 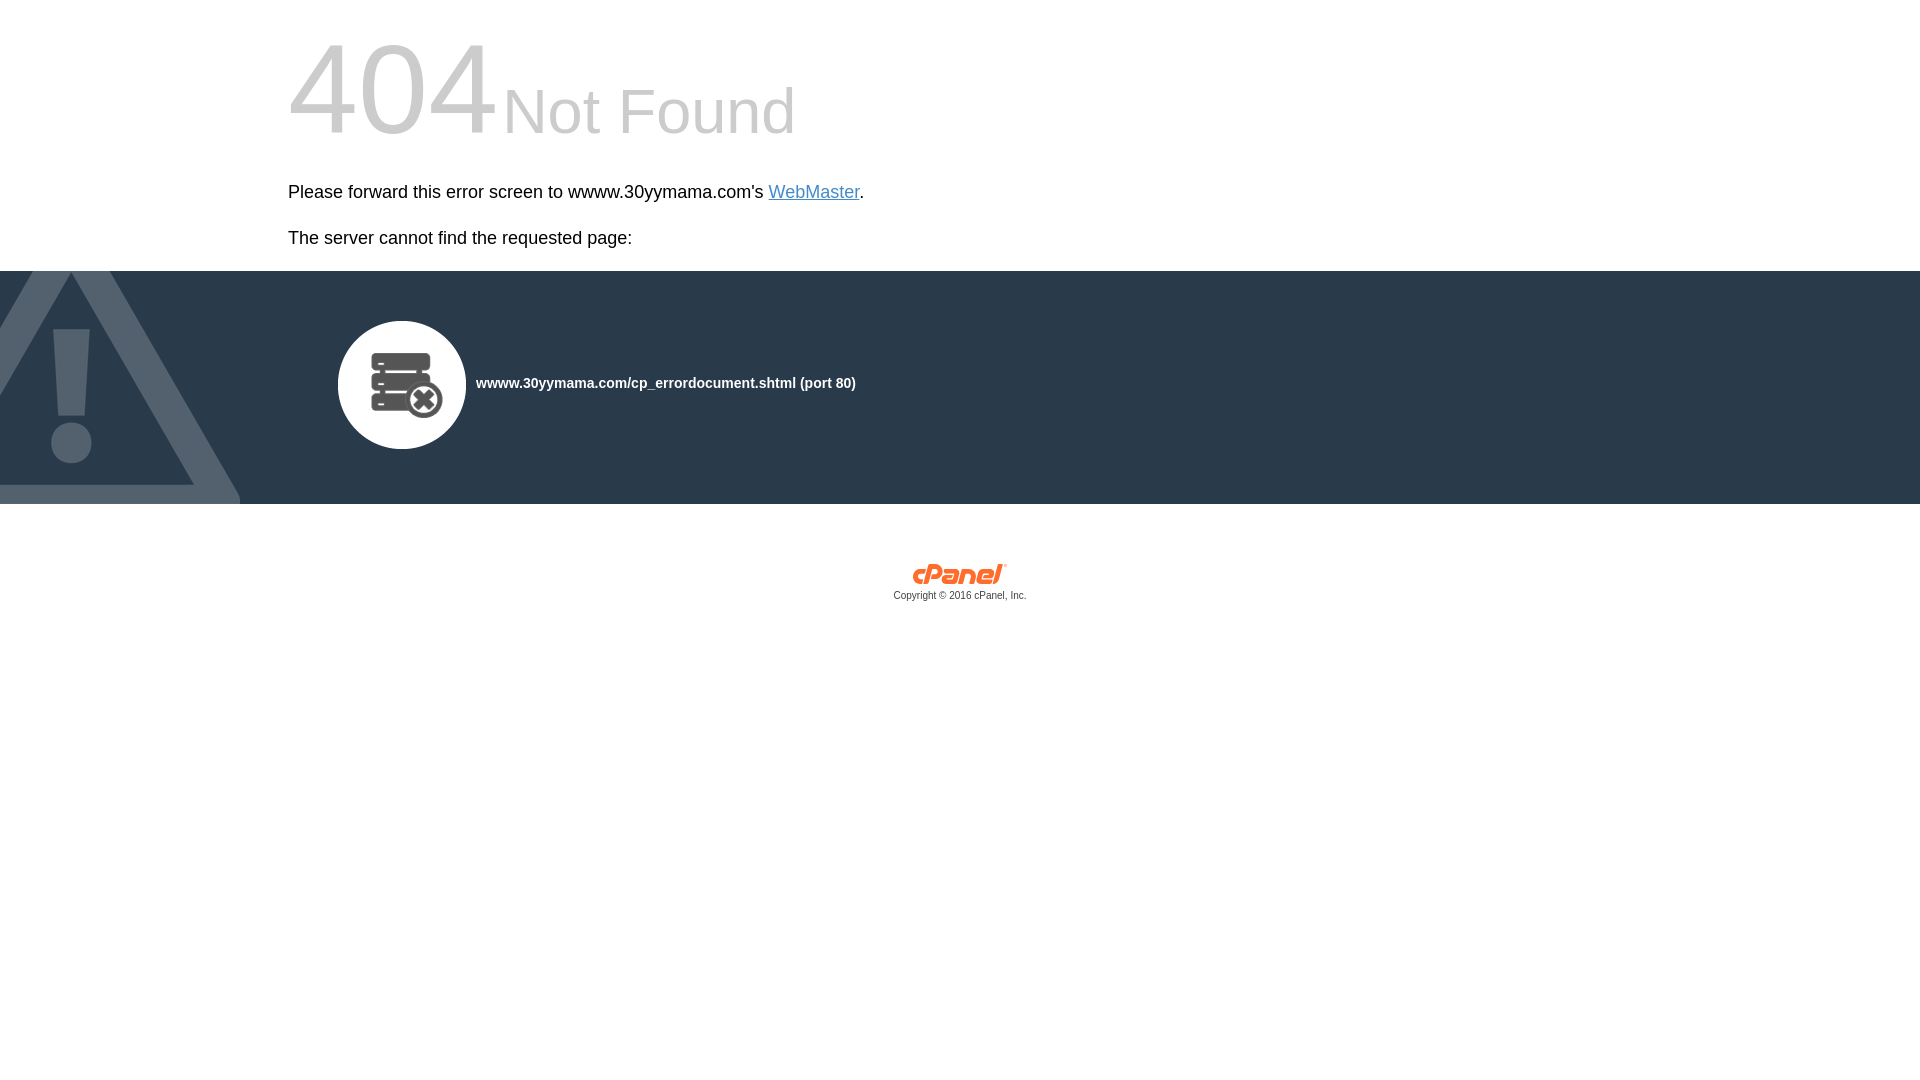 What do you see at coordinates (814, 192) in the screenshot?
I see `'WebMaster'` at bounding box center [814, 192].